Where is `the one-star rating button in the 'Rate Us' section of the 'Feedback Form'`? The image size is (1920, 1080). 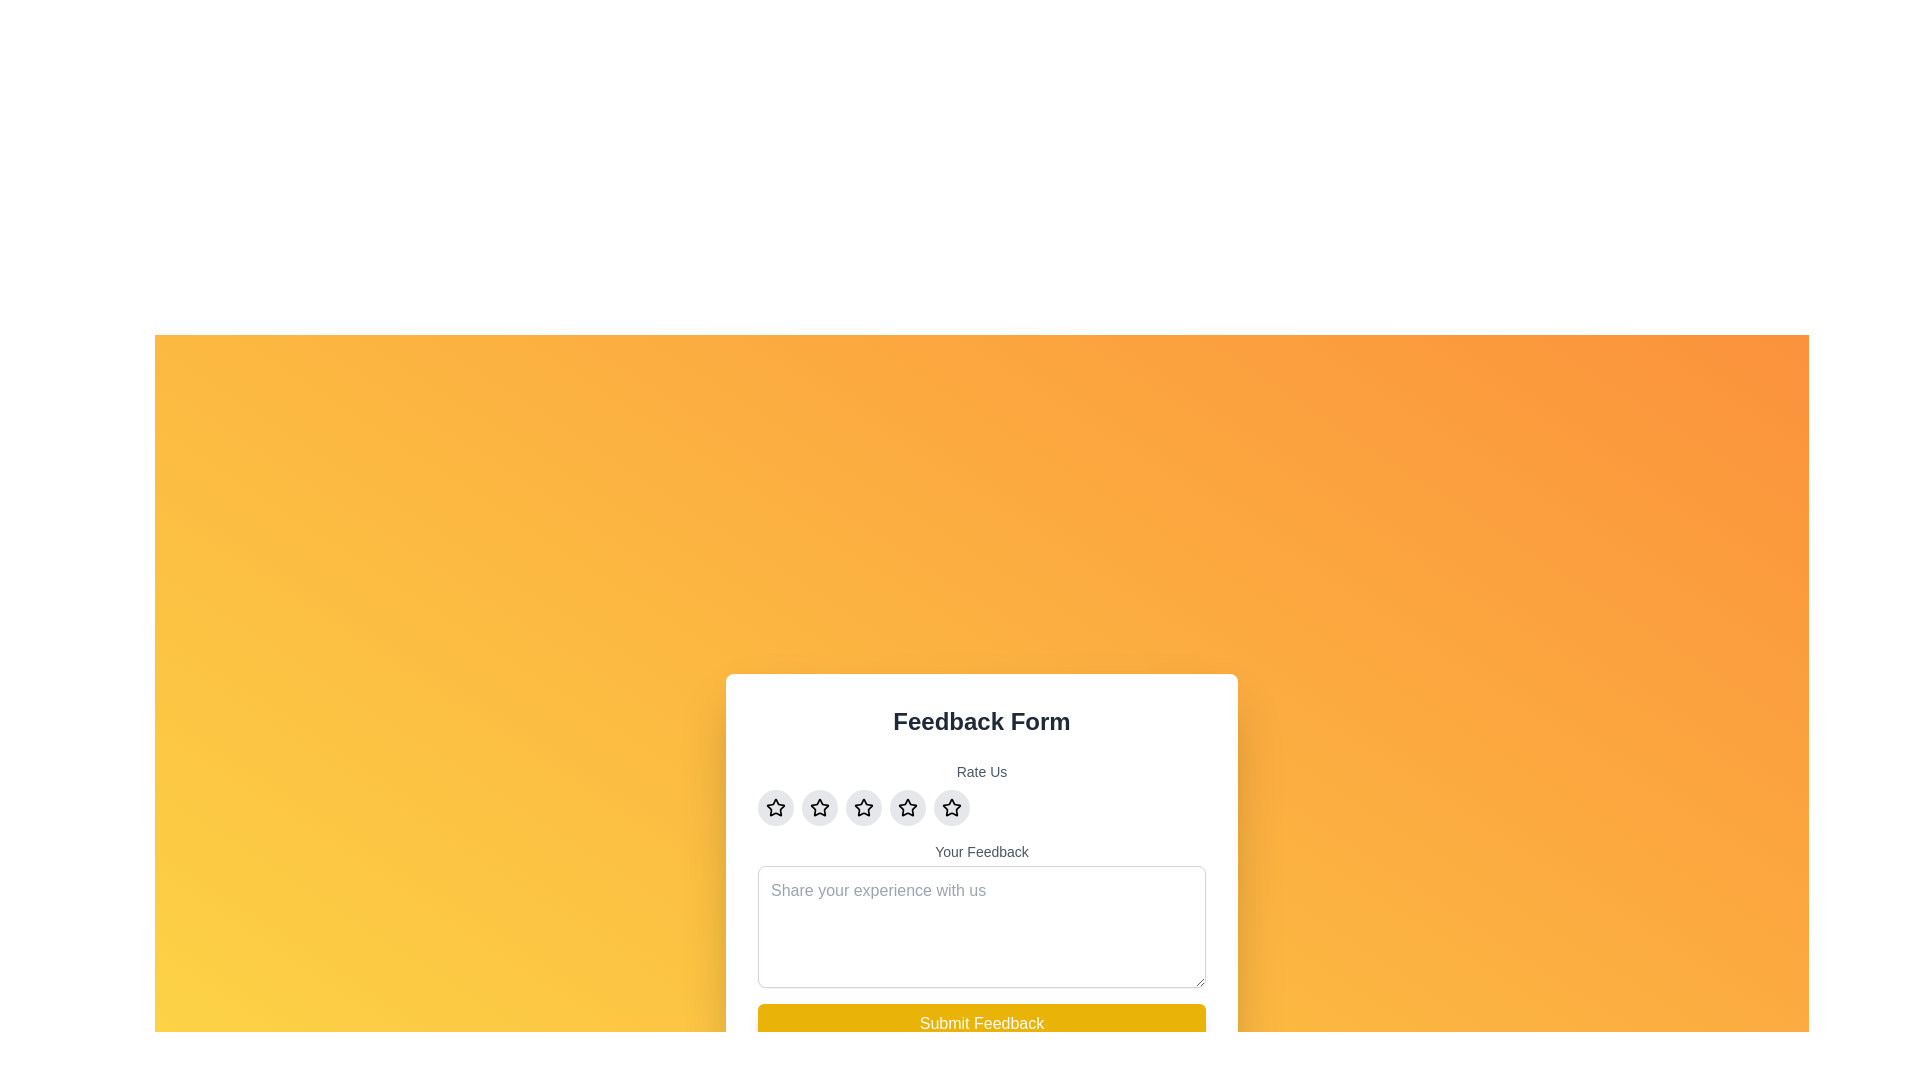
the one-star rating button in the 'Rate Us' section of the 'Feedback Form' is located at coordinates (775, 806).